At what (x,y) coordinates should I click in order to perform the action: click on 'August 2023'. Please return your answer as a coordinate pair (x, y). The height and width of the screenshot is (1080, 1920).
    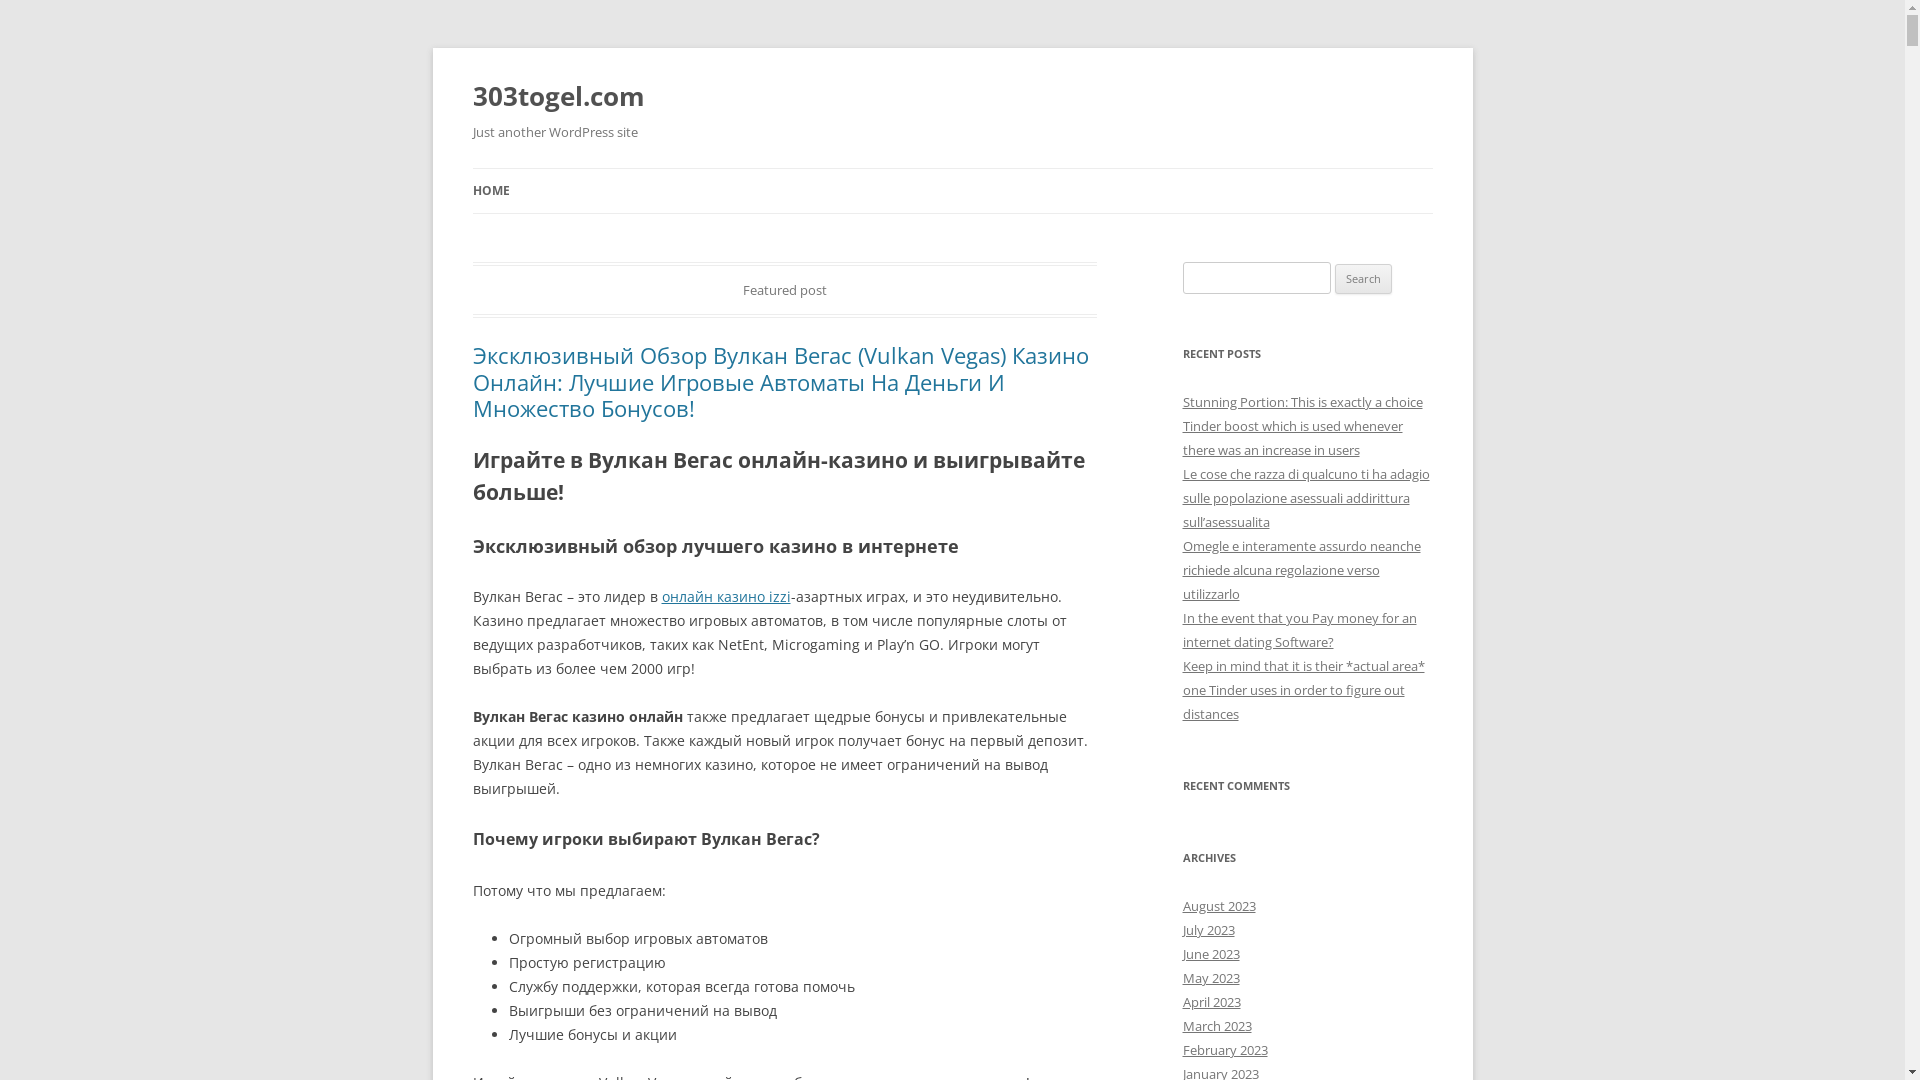
    Looking at the image, I should click on (1217, 906).